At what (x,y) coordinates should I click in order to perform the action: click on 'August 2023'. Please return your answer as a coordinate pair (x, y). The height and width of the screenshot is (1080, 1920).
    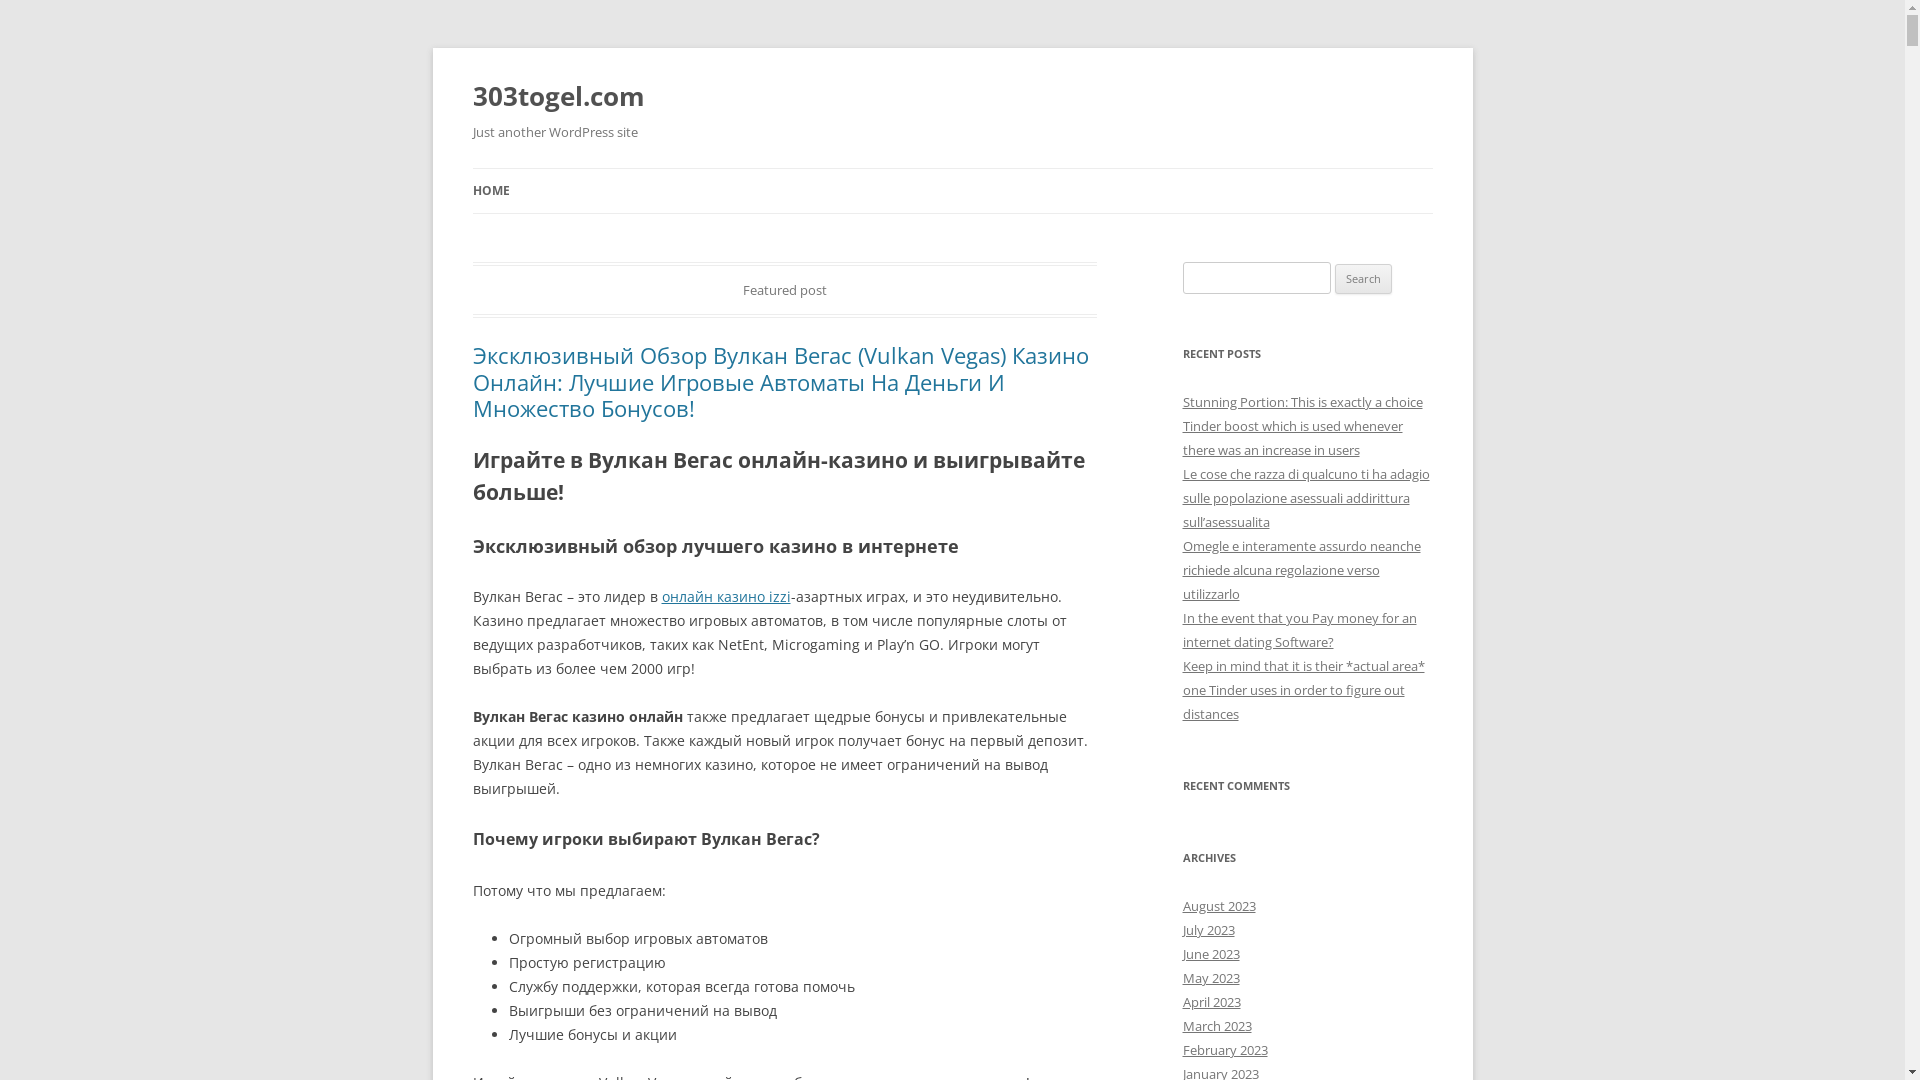
    Looking at the image, I should click on (1217, 906).